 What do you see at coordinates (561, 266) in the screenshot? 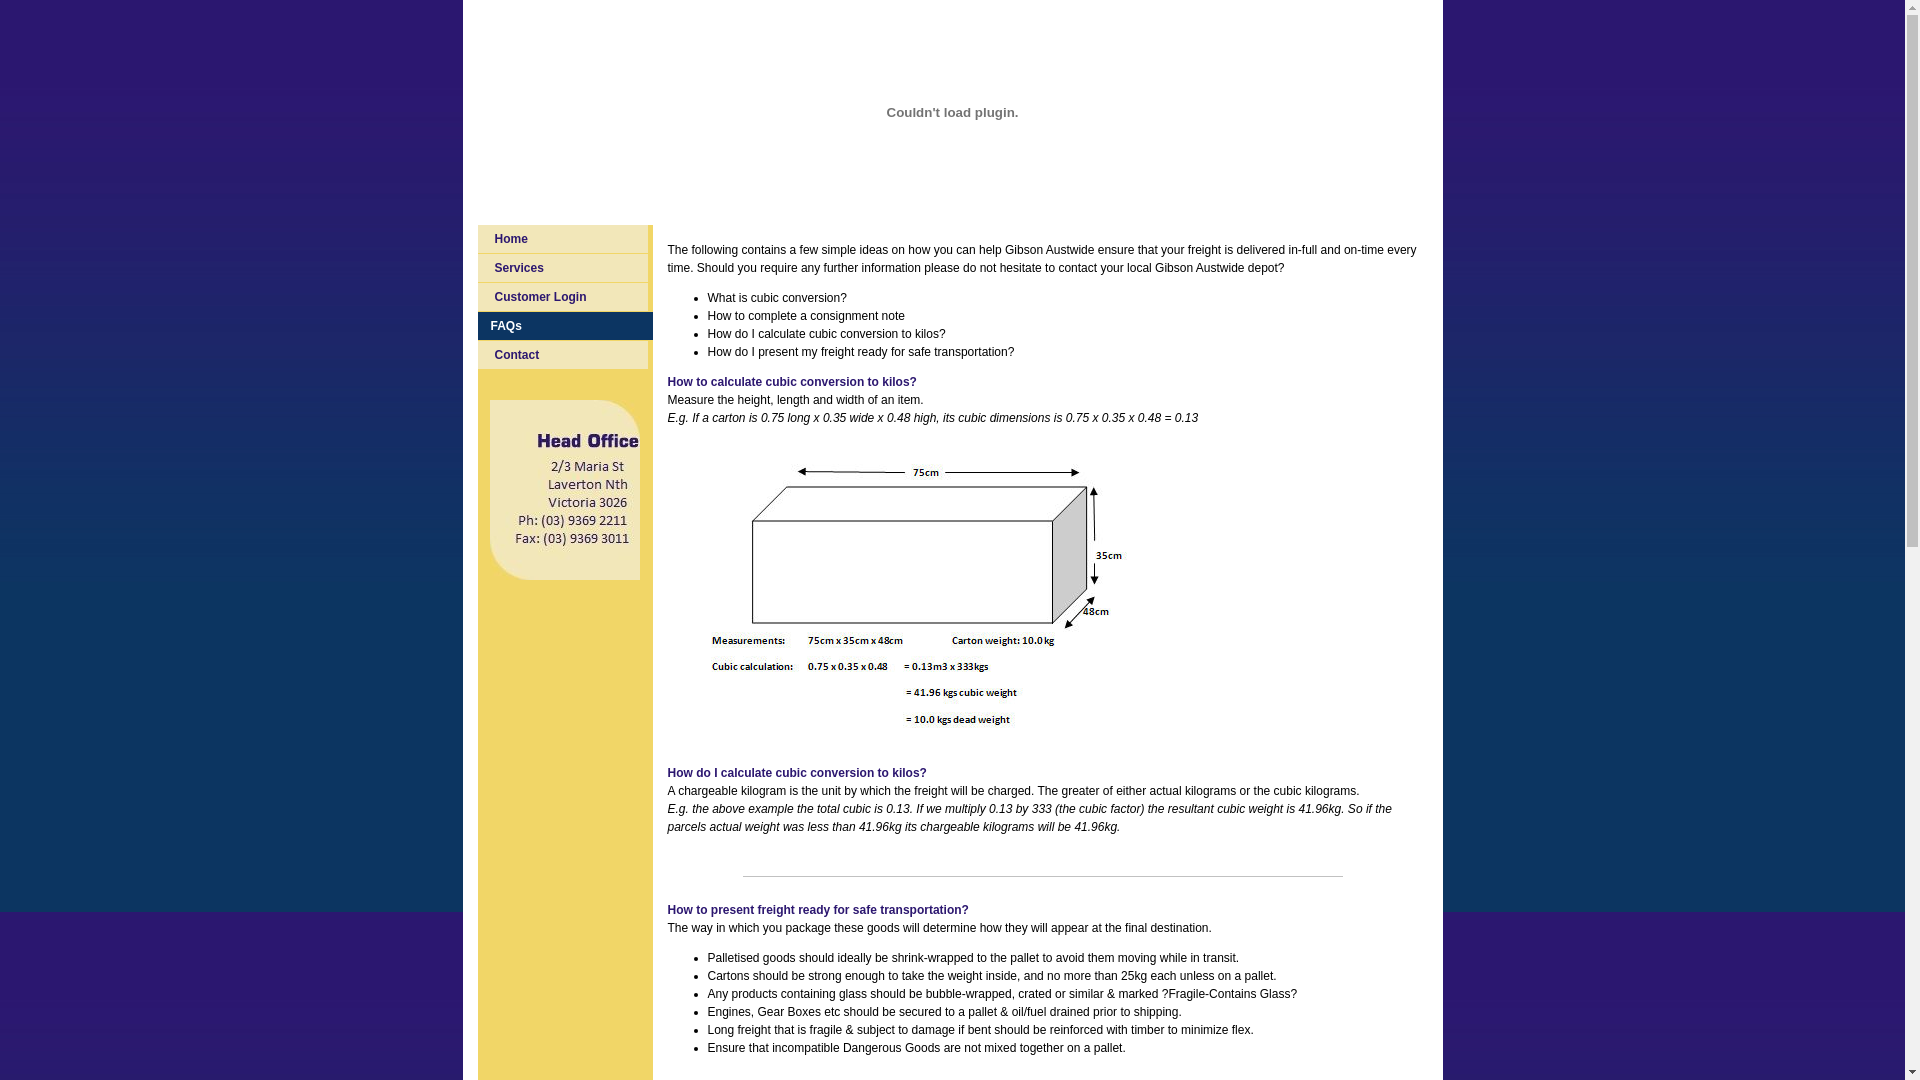
I see `'Services'` at bounding box center [561, 266].